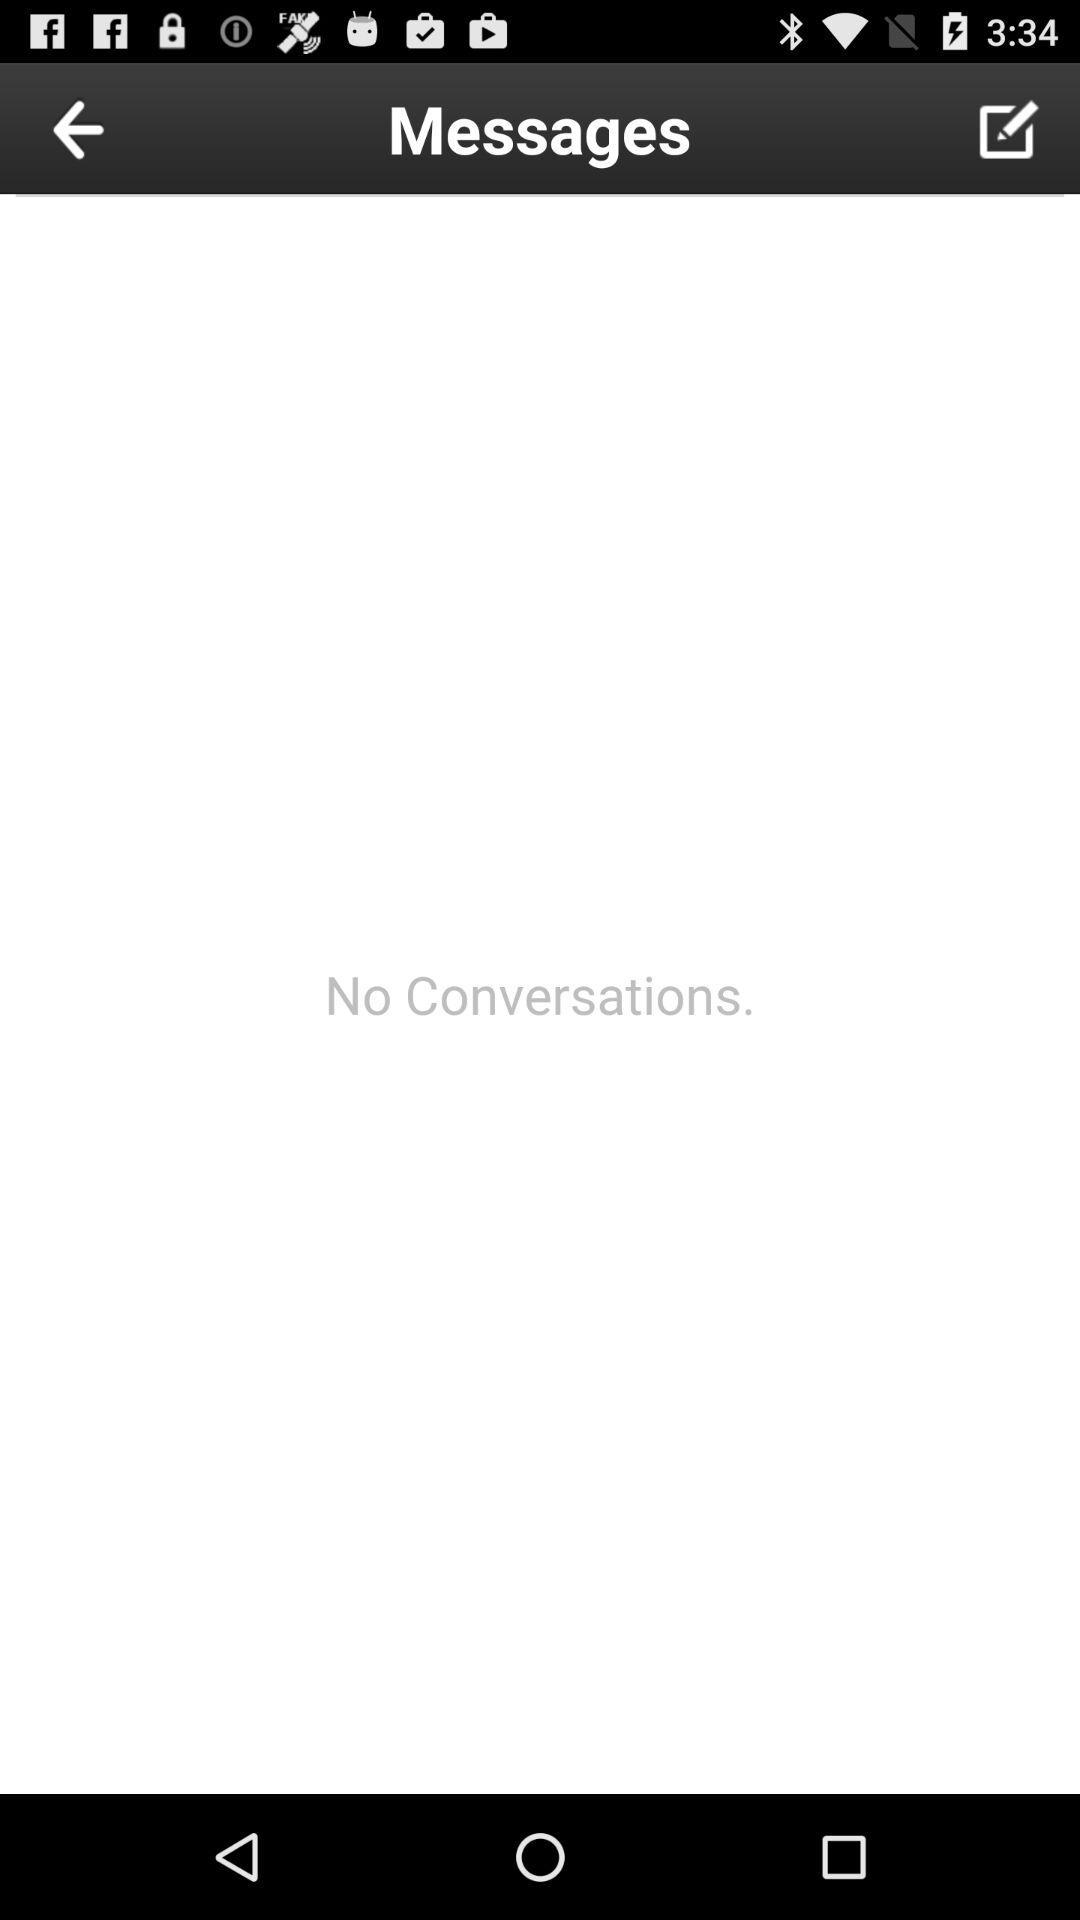 The height and width of the screenshot is (1920, 1080). I want to click on the edit icon, so click(1009, 136).